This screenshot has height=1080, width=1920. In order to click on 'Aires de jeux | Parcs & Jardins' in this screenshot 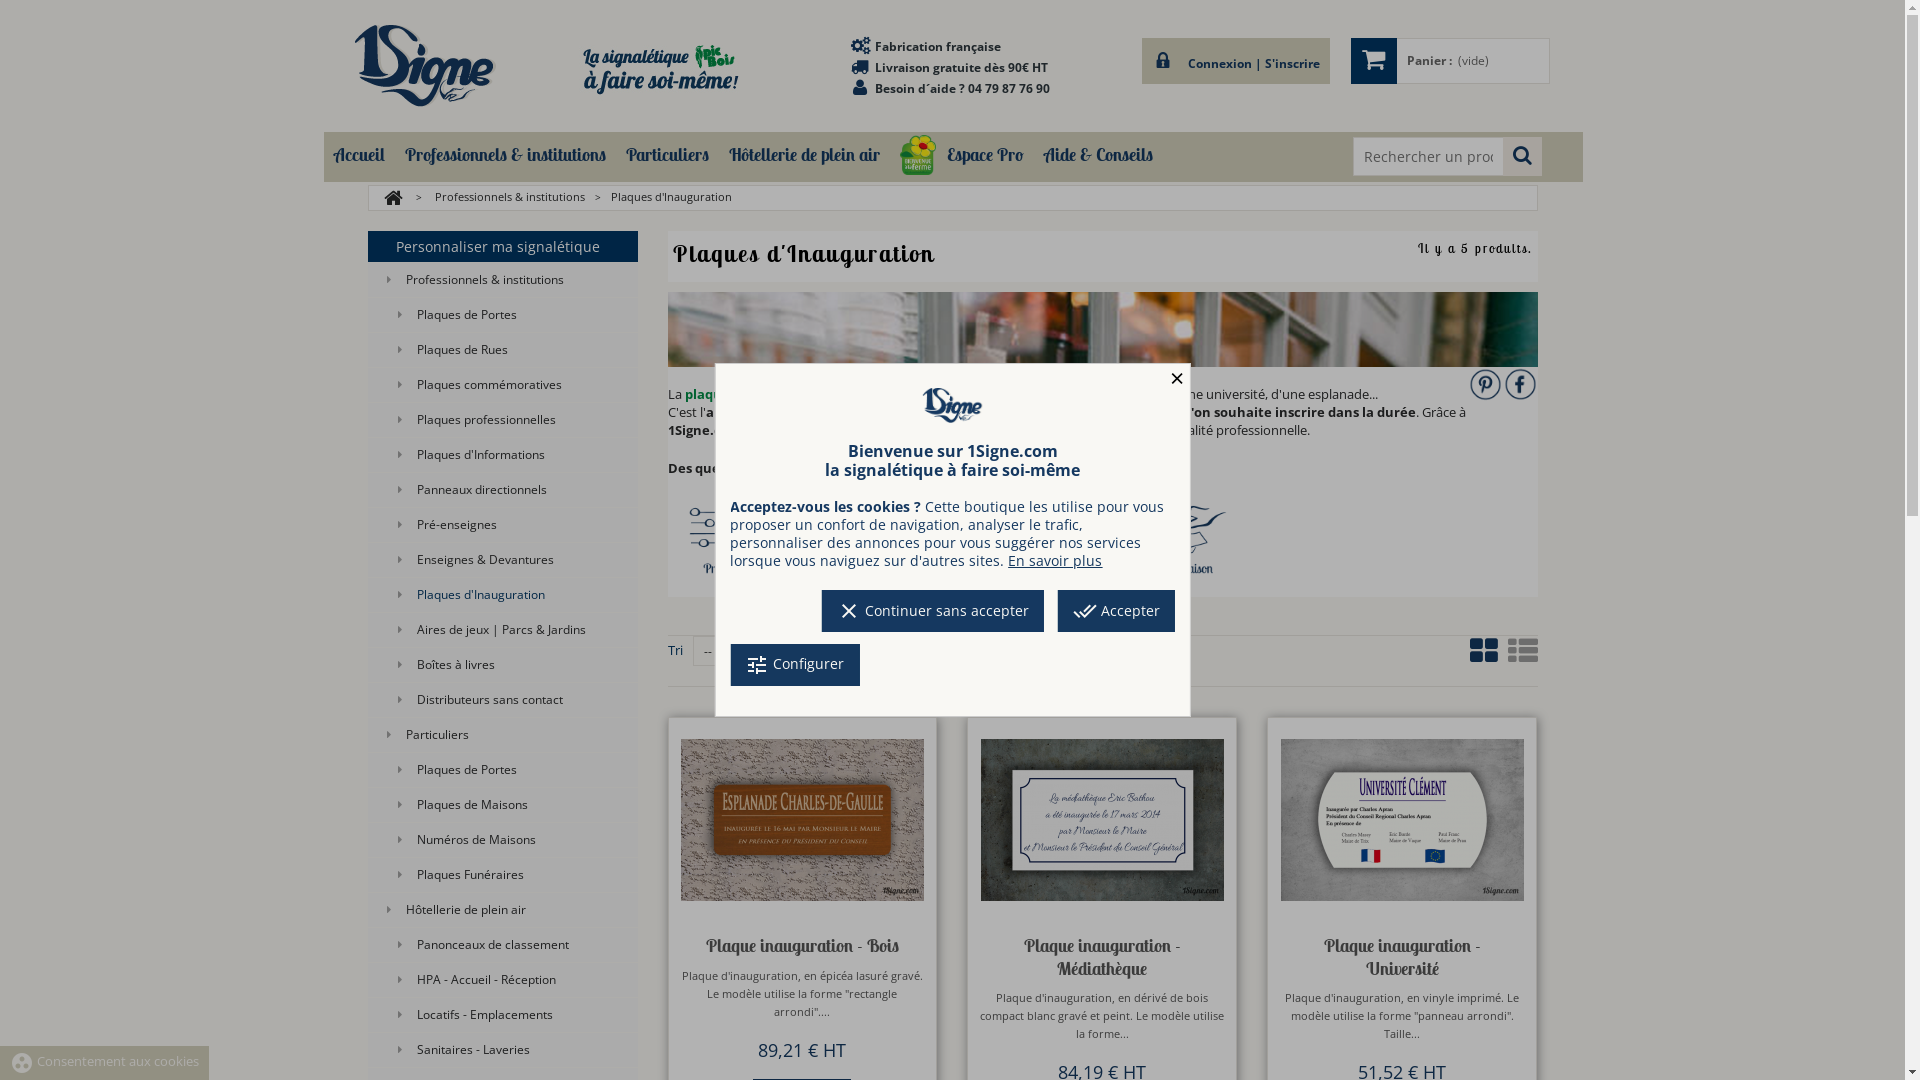, I will do `click(503, 628)`.